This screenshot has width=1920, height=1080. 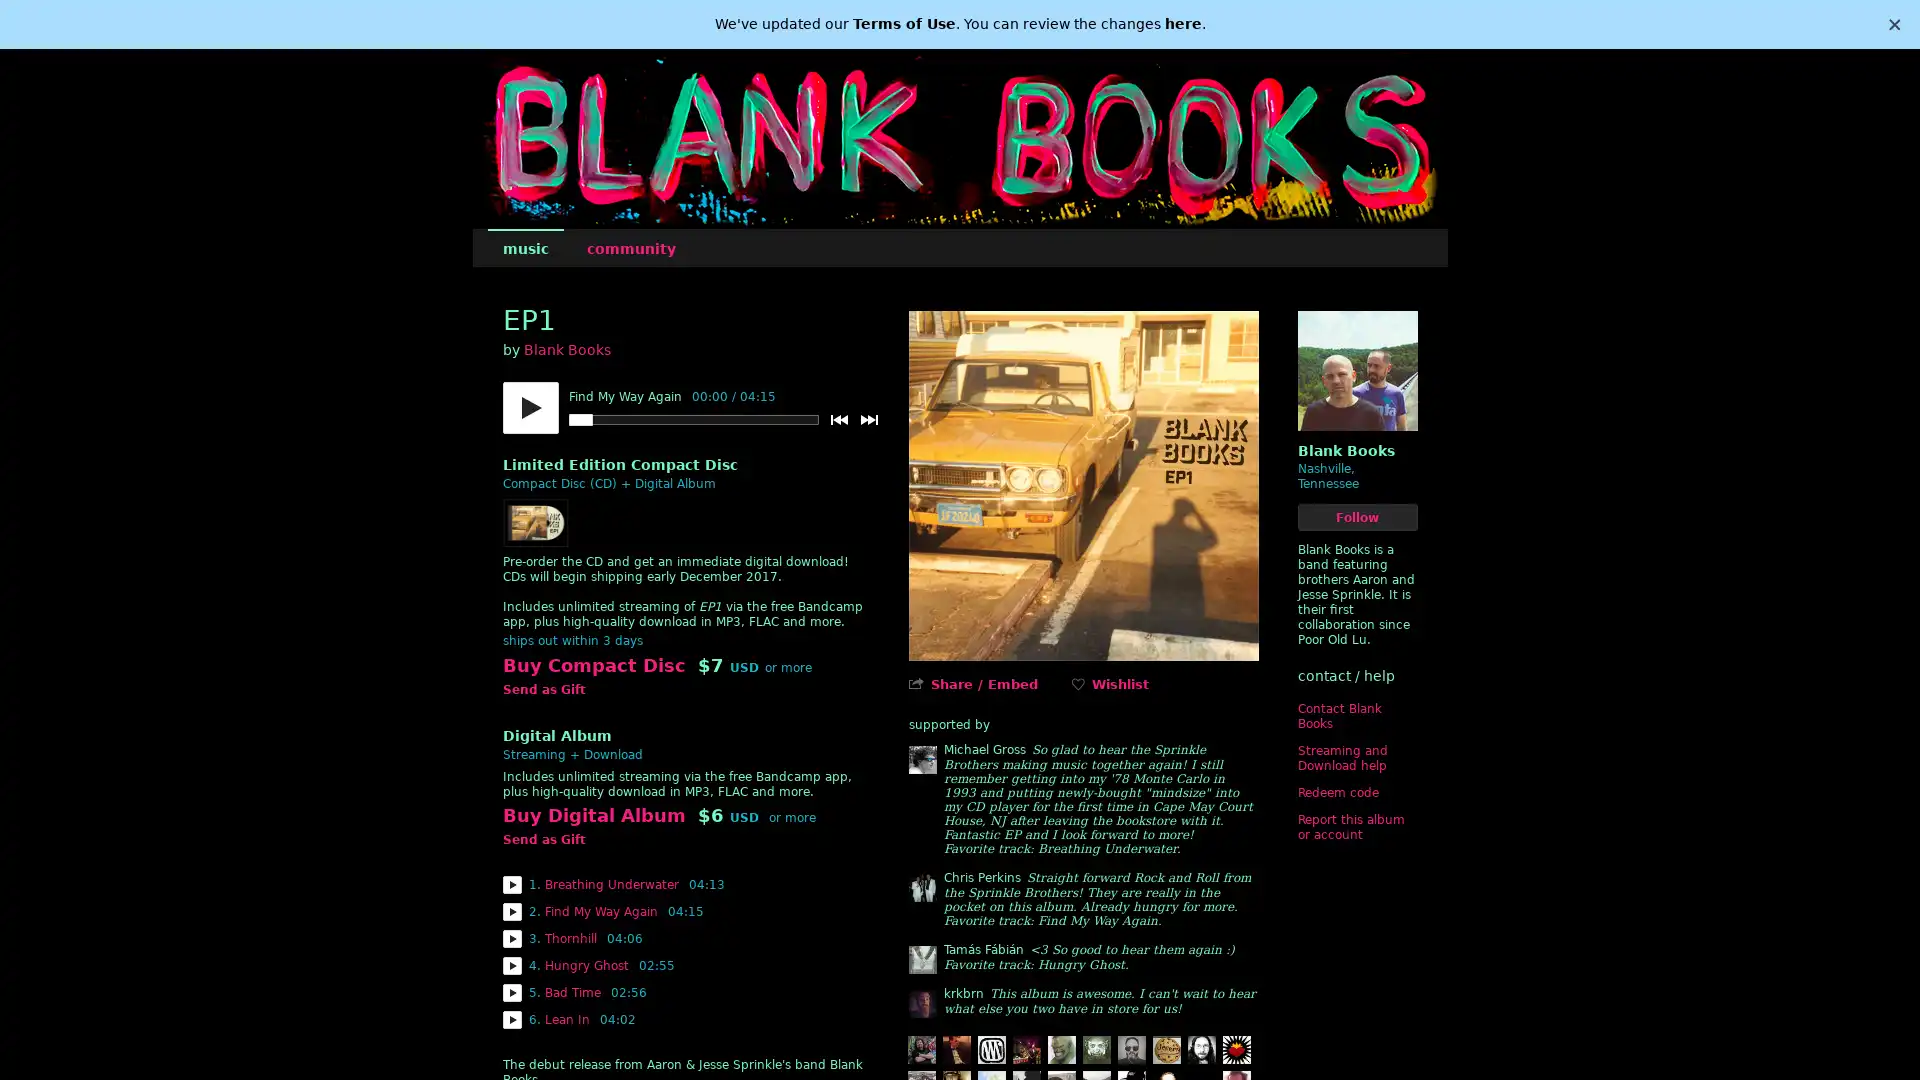 I want to click on Play Hungry Ghost, so click(x=511, y=964).